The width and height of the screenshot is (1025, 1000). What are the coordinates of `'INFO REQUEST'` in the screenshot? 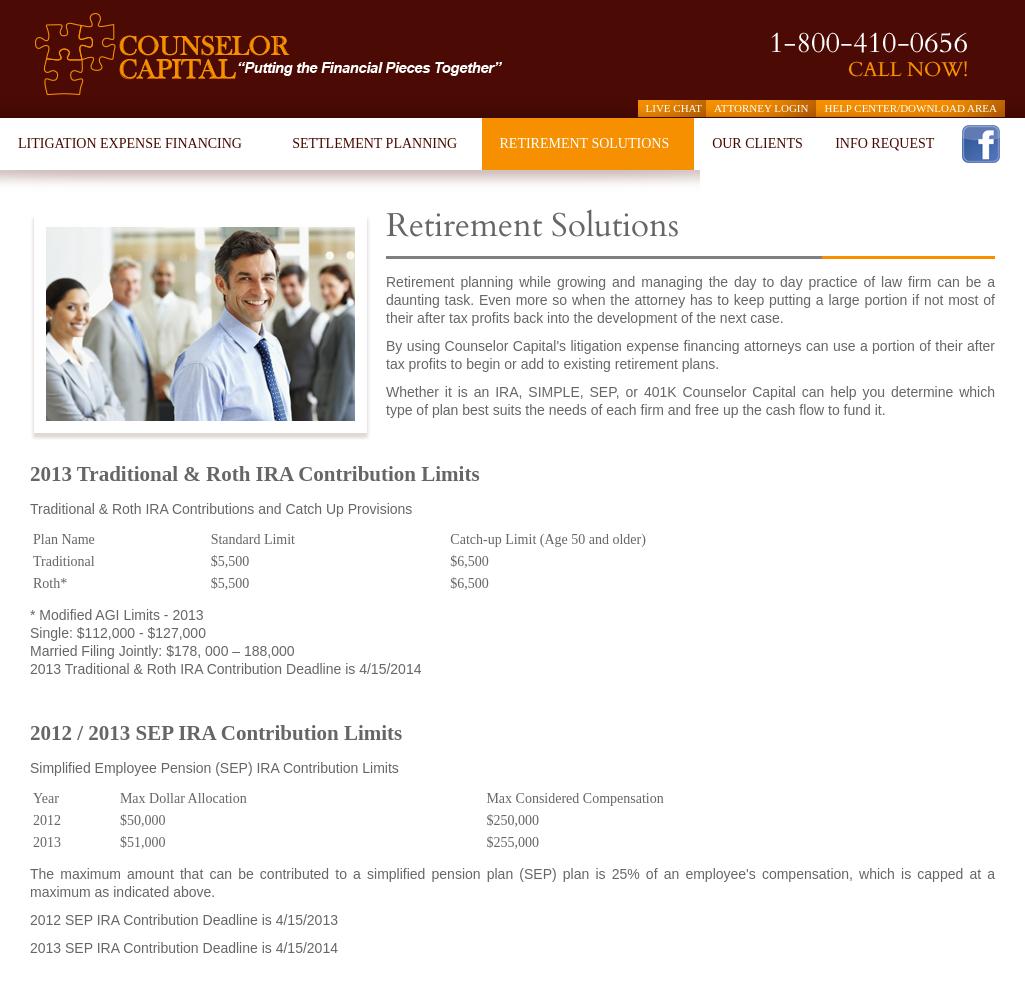 It's located at (884, 143).